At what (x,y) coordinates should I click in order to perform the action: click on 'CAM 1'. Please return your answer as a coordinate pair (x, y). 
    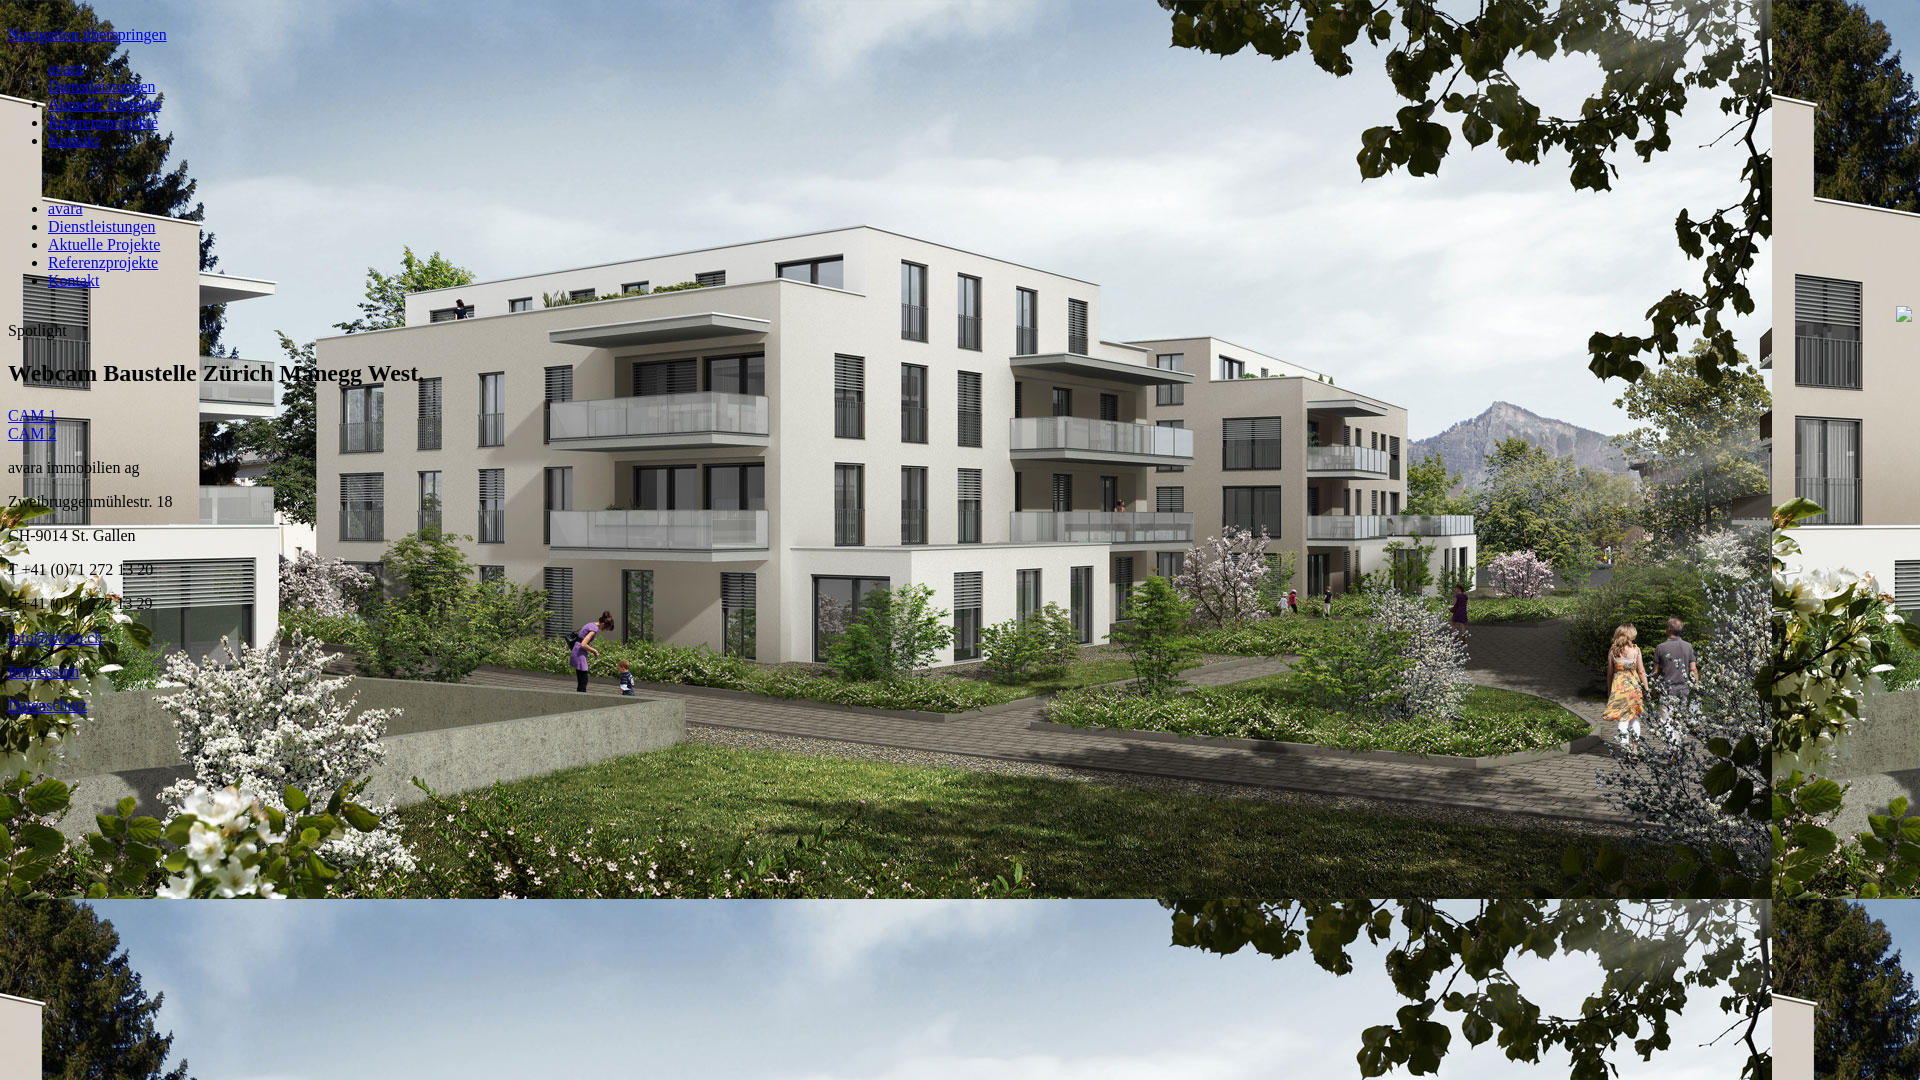
    Looking at the image, I should click on (8, 414).